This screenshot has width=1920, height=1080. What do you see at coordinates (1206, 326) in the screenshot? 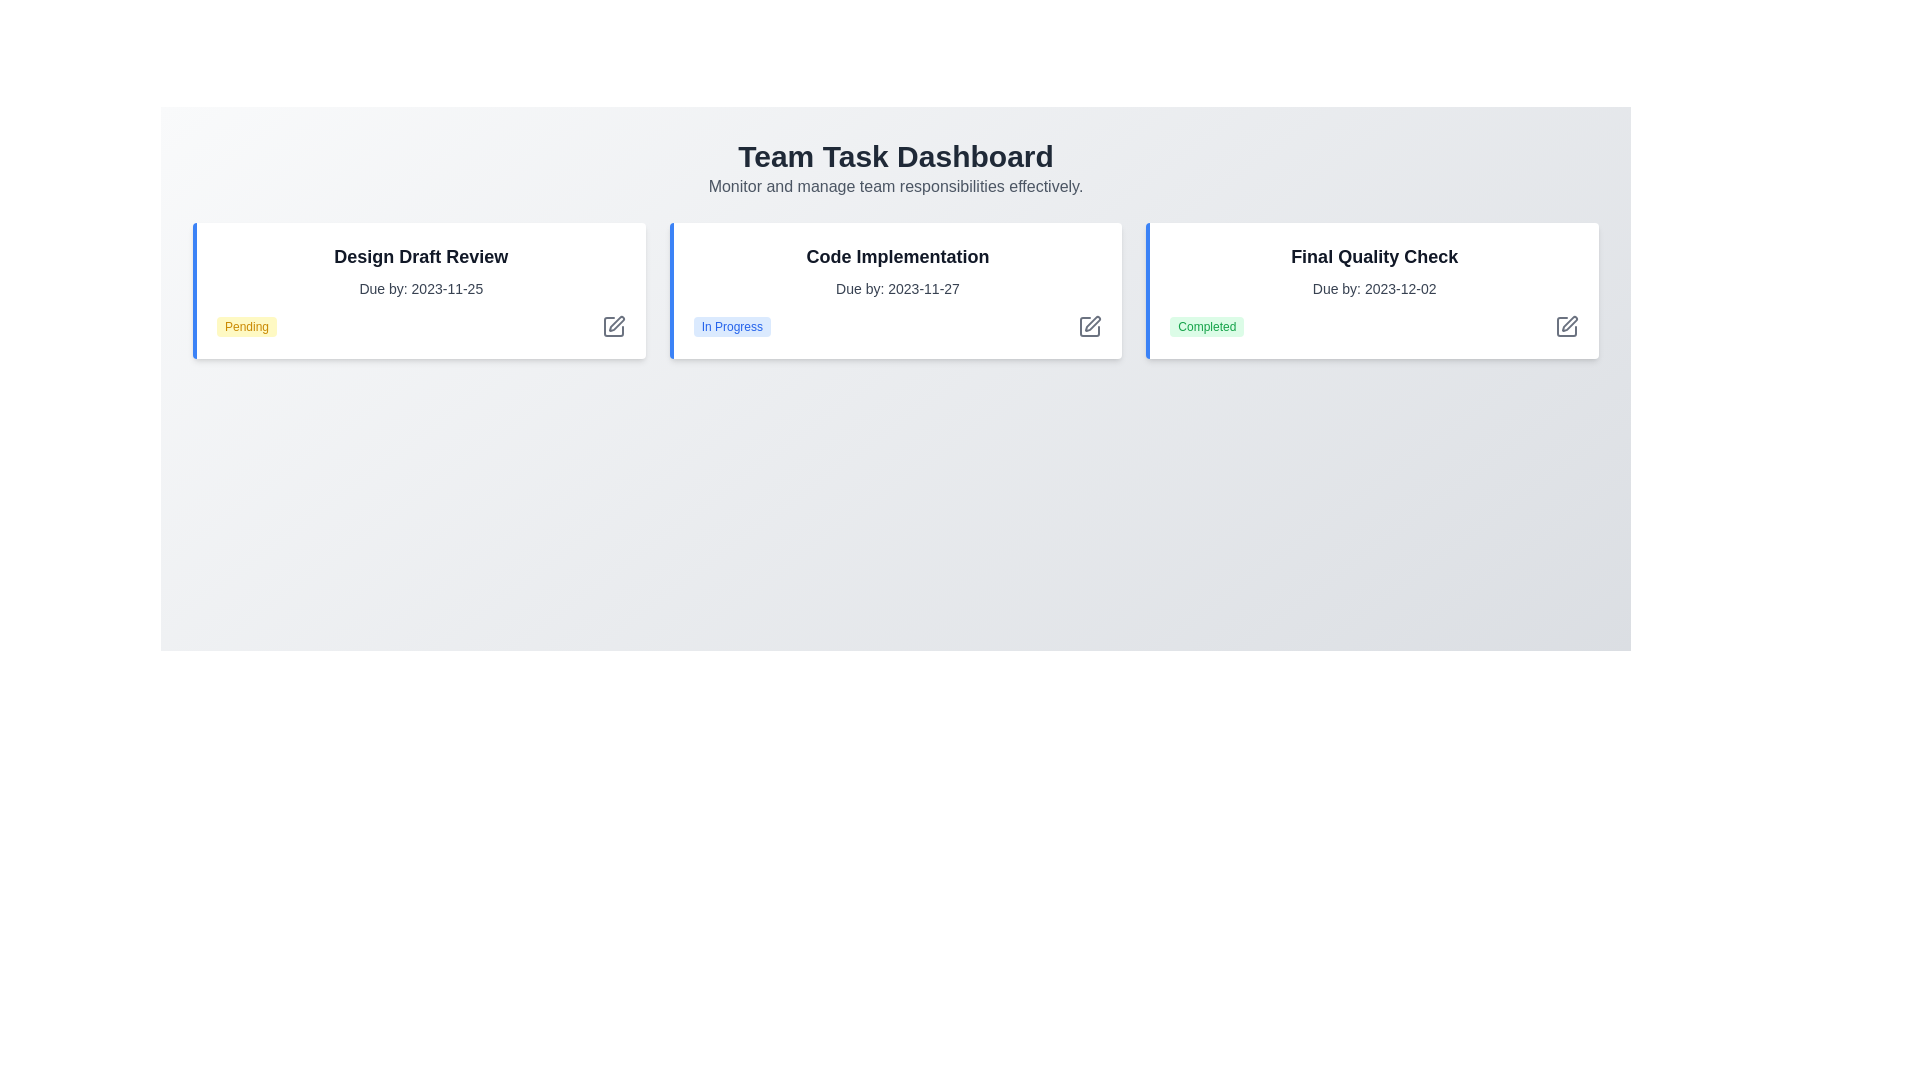
I see `the 'Completed' label with a green background located in the 'Final Quality Check' card, positioned to the left of the pencil-shaped edit icon` at bounding box center [1206, 326].